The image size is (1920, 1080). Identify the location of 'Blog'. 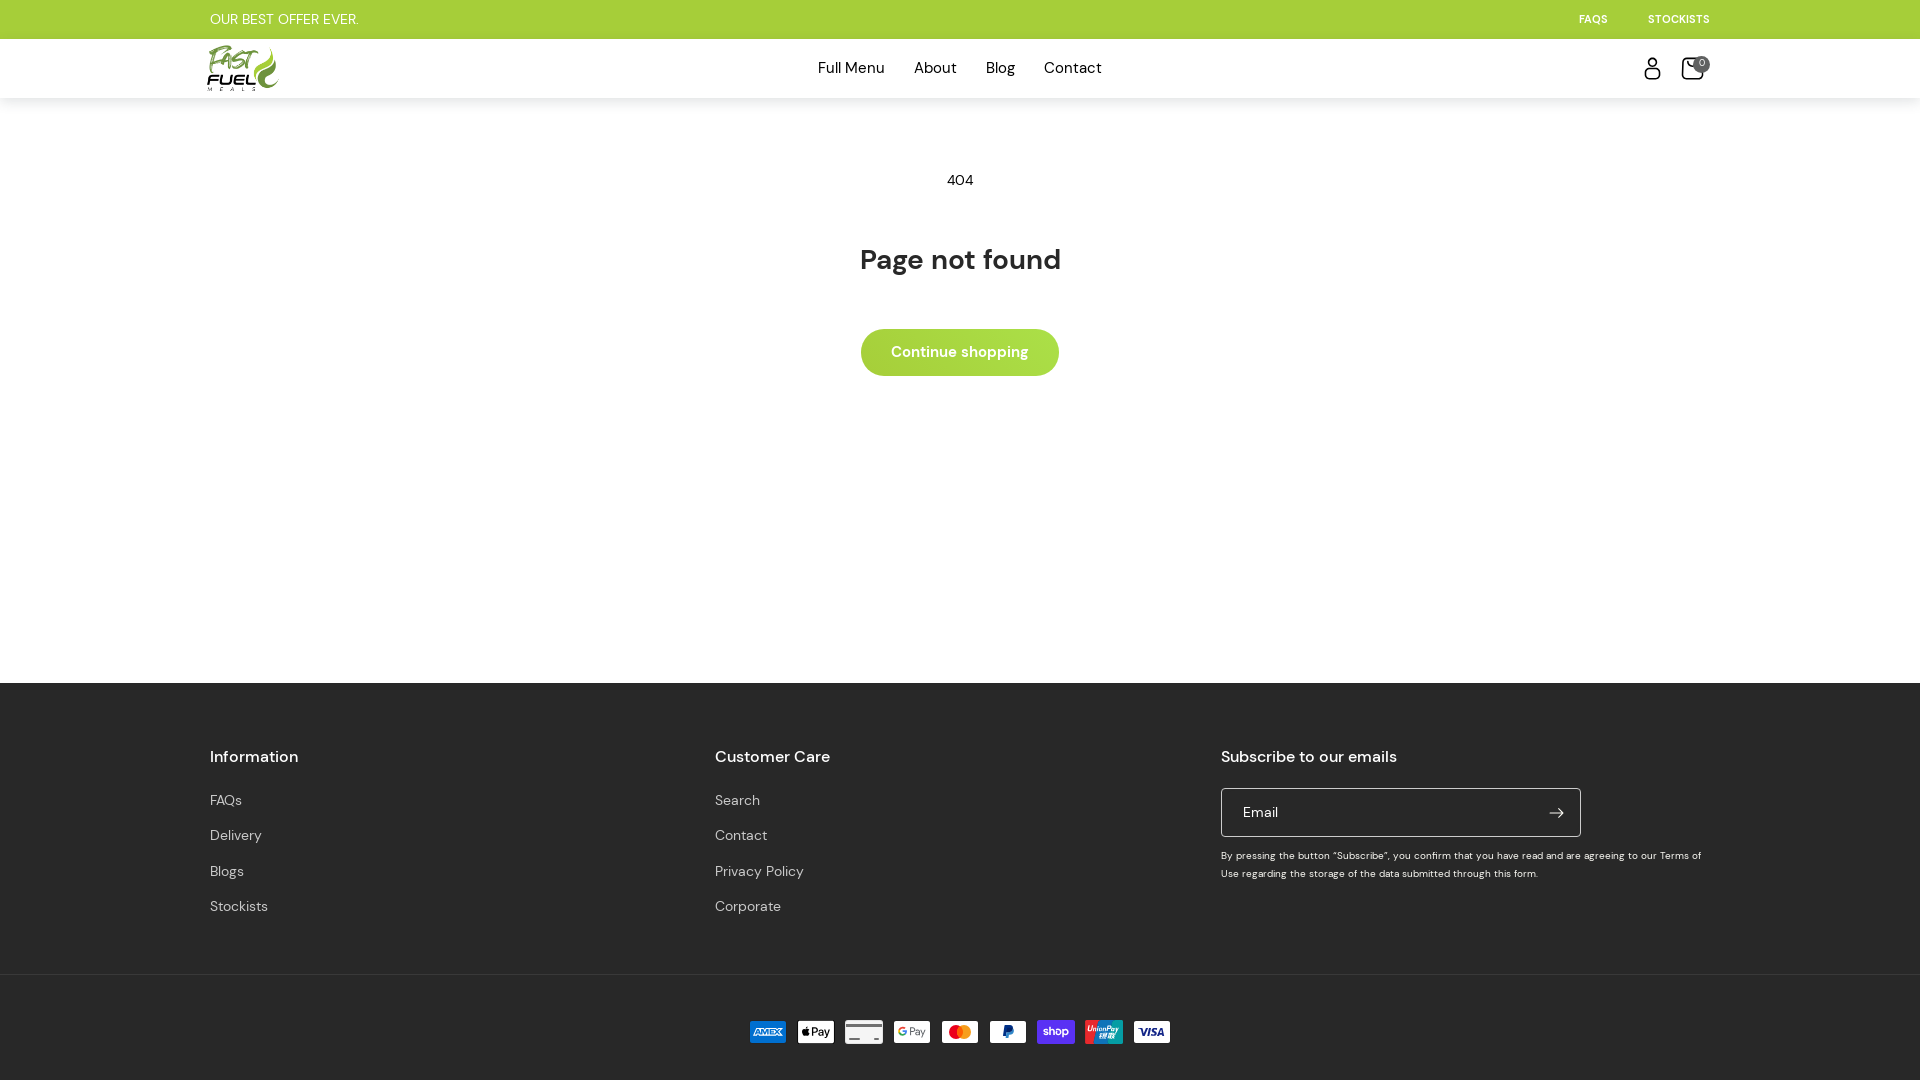
(999, 67).